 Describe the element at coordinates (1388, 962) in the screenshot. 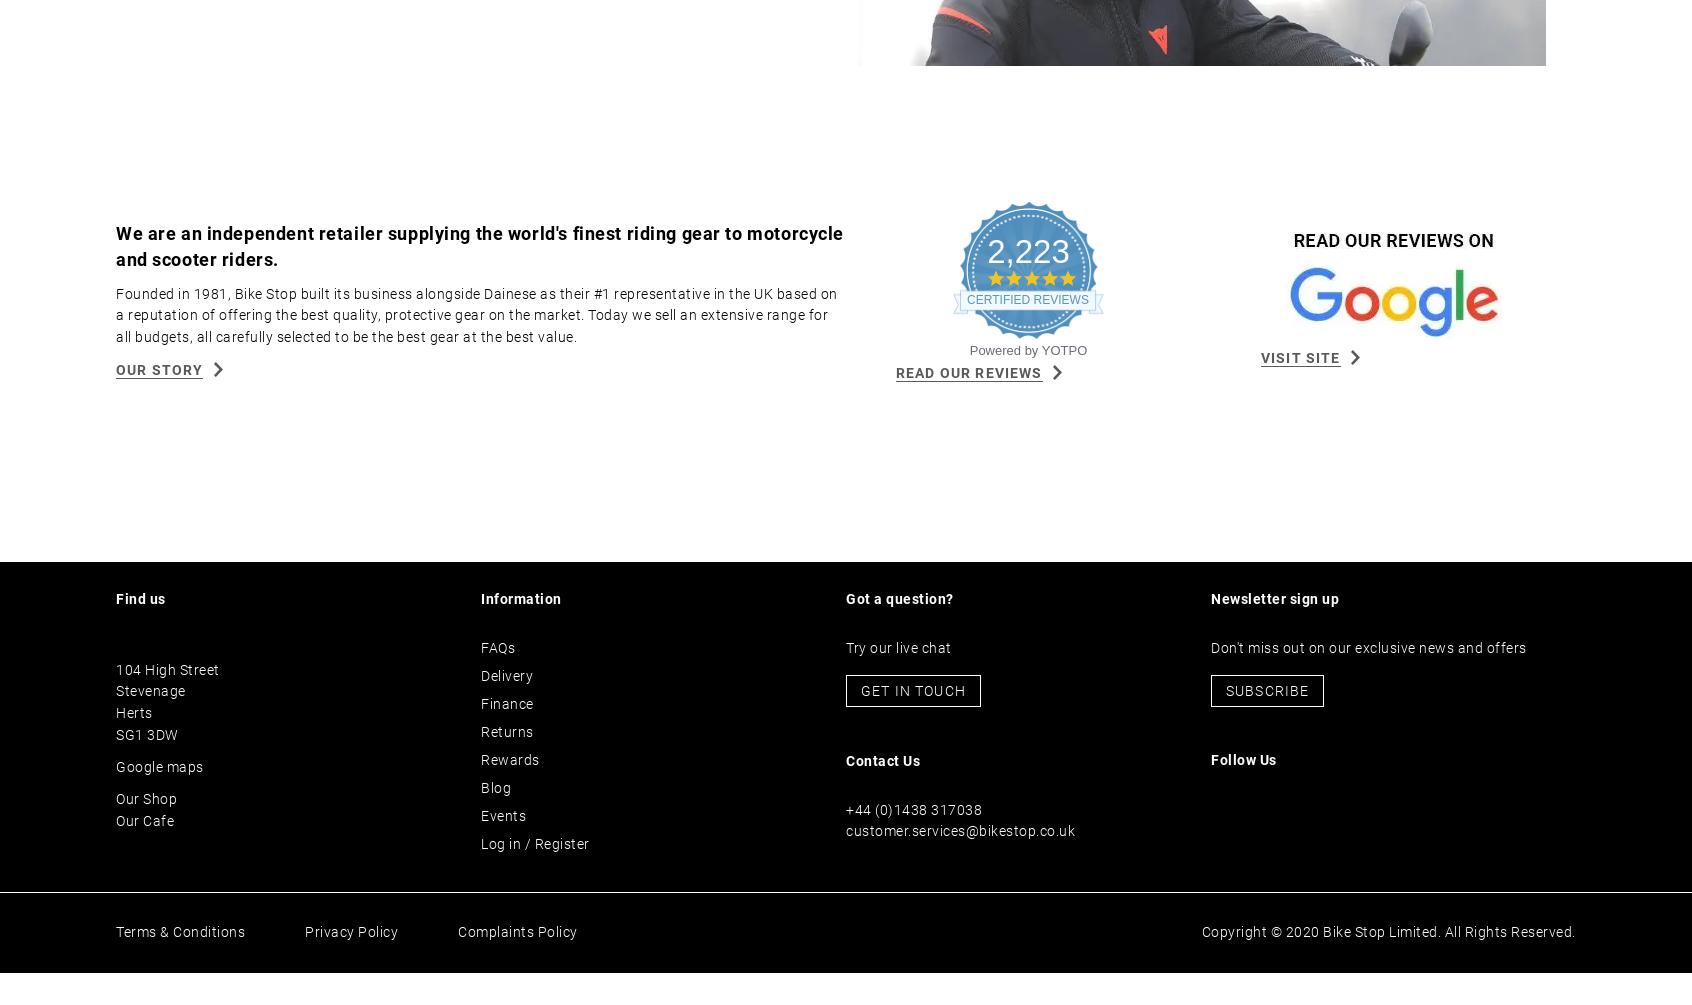

I see `'Copyright © 2020 Bike Stop Limited. All Rights Reserved.'` at that location.